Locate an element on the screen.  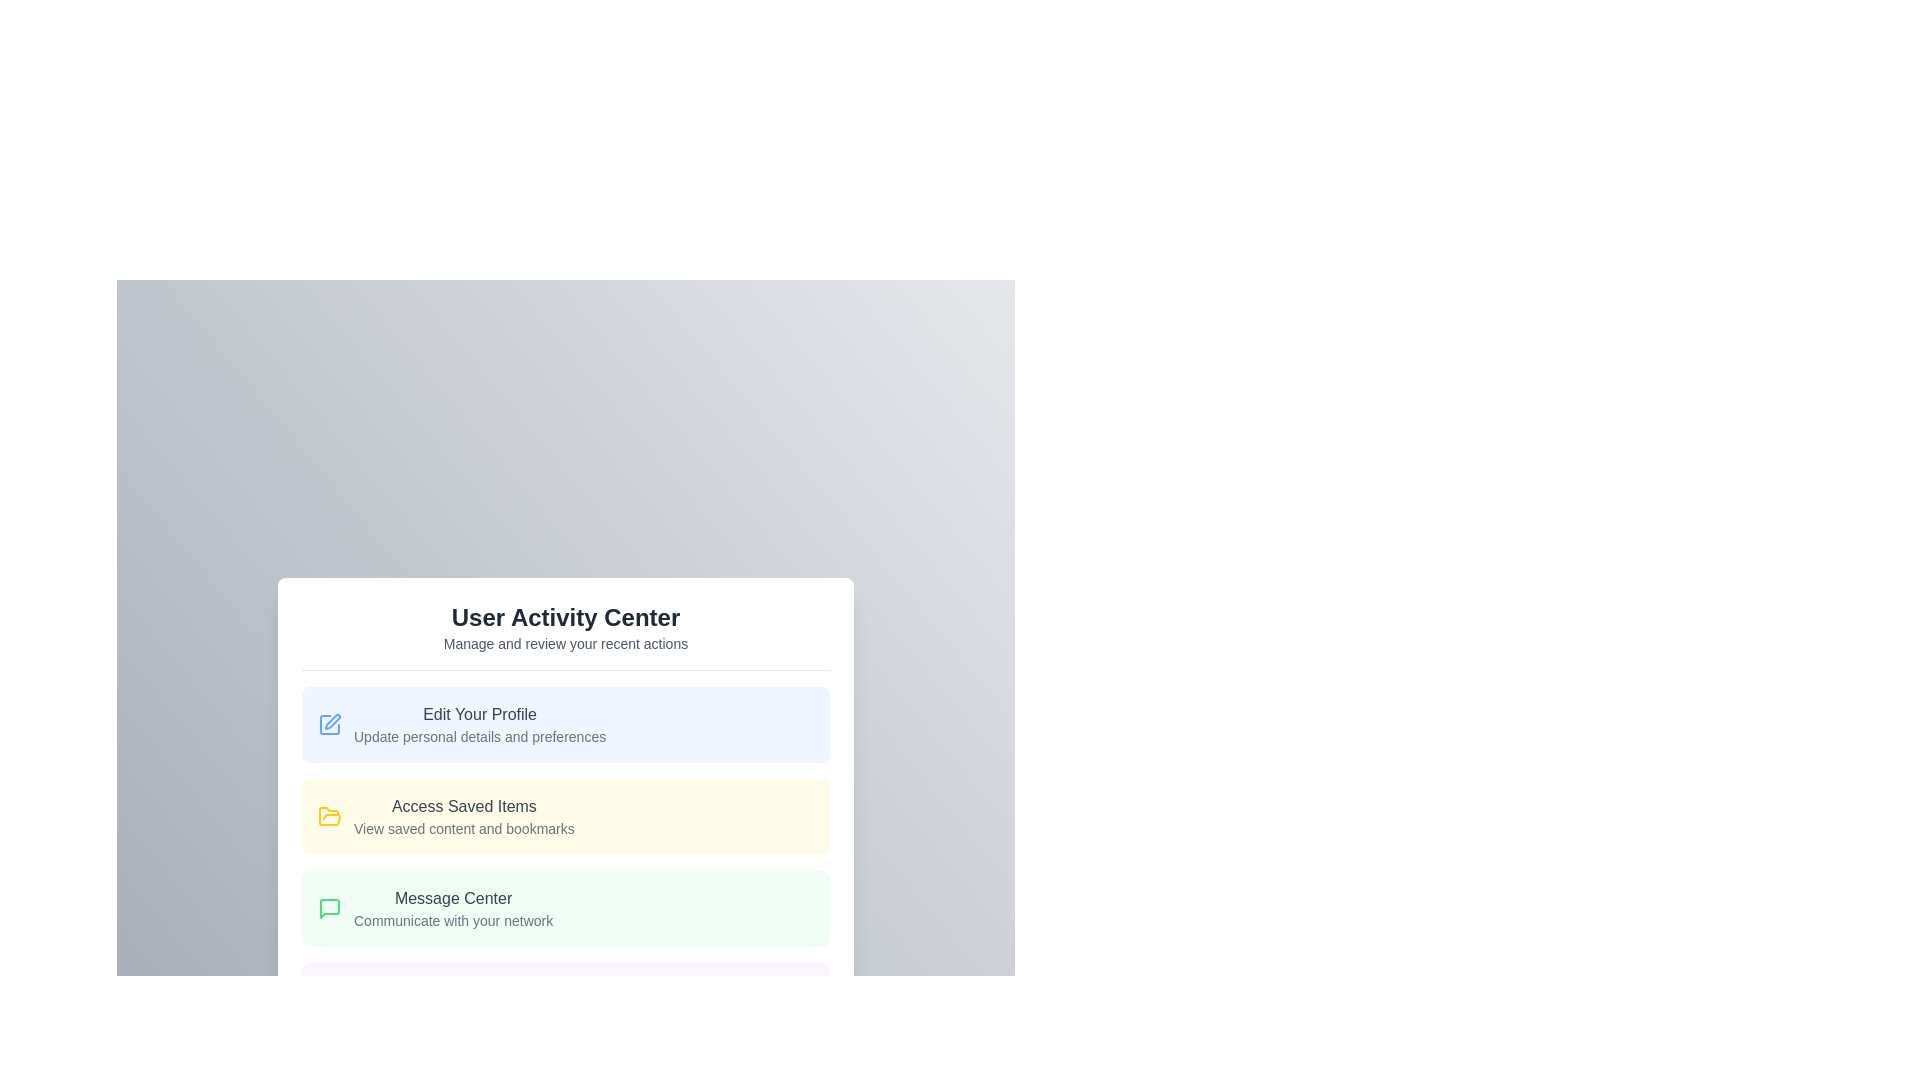
the static text label that serves as the title for accessing saved items, positioned centrally in the interface below the 'User Activity Center' header is located at coordinates (463, 805).